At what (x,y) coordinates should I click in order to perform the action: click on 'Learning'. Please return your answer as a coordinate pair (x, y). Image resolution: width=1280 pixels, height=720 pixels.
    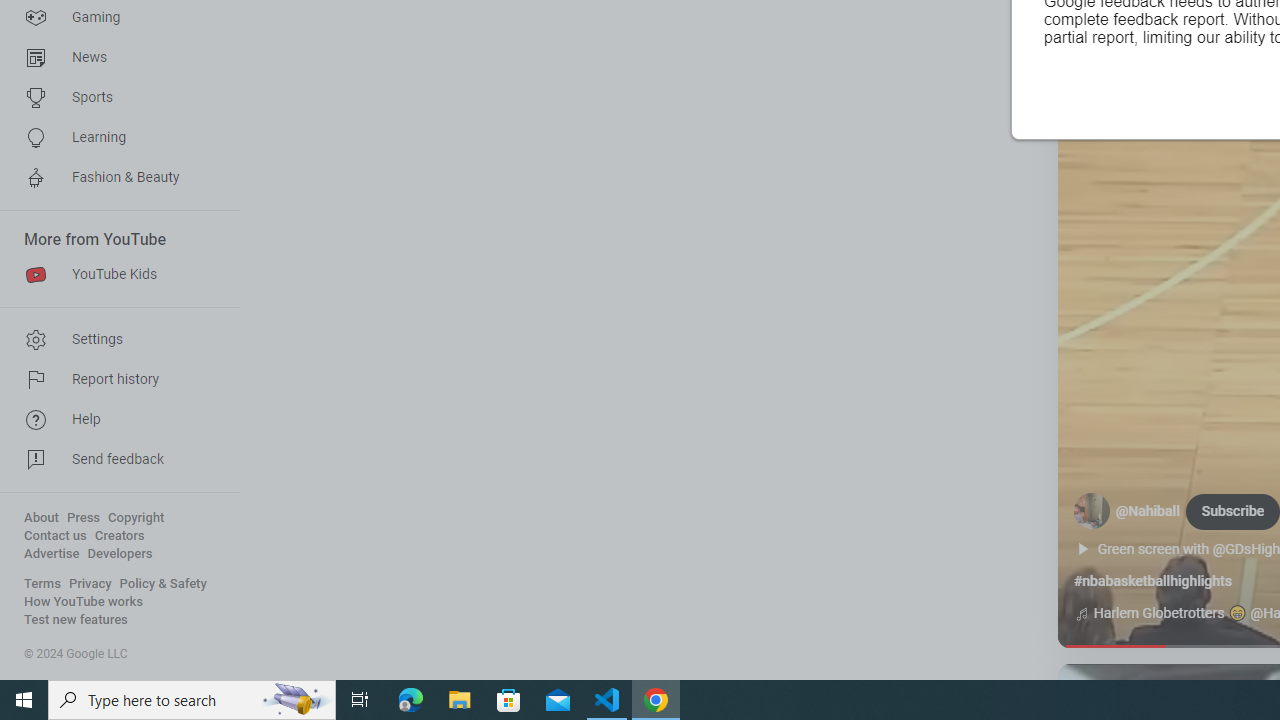
    Looking at the image, I should click on (112, 136).